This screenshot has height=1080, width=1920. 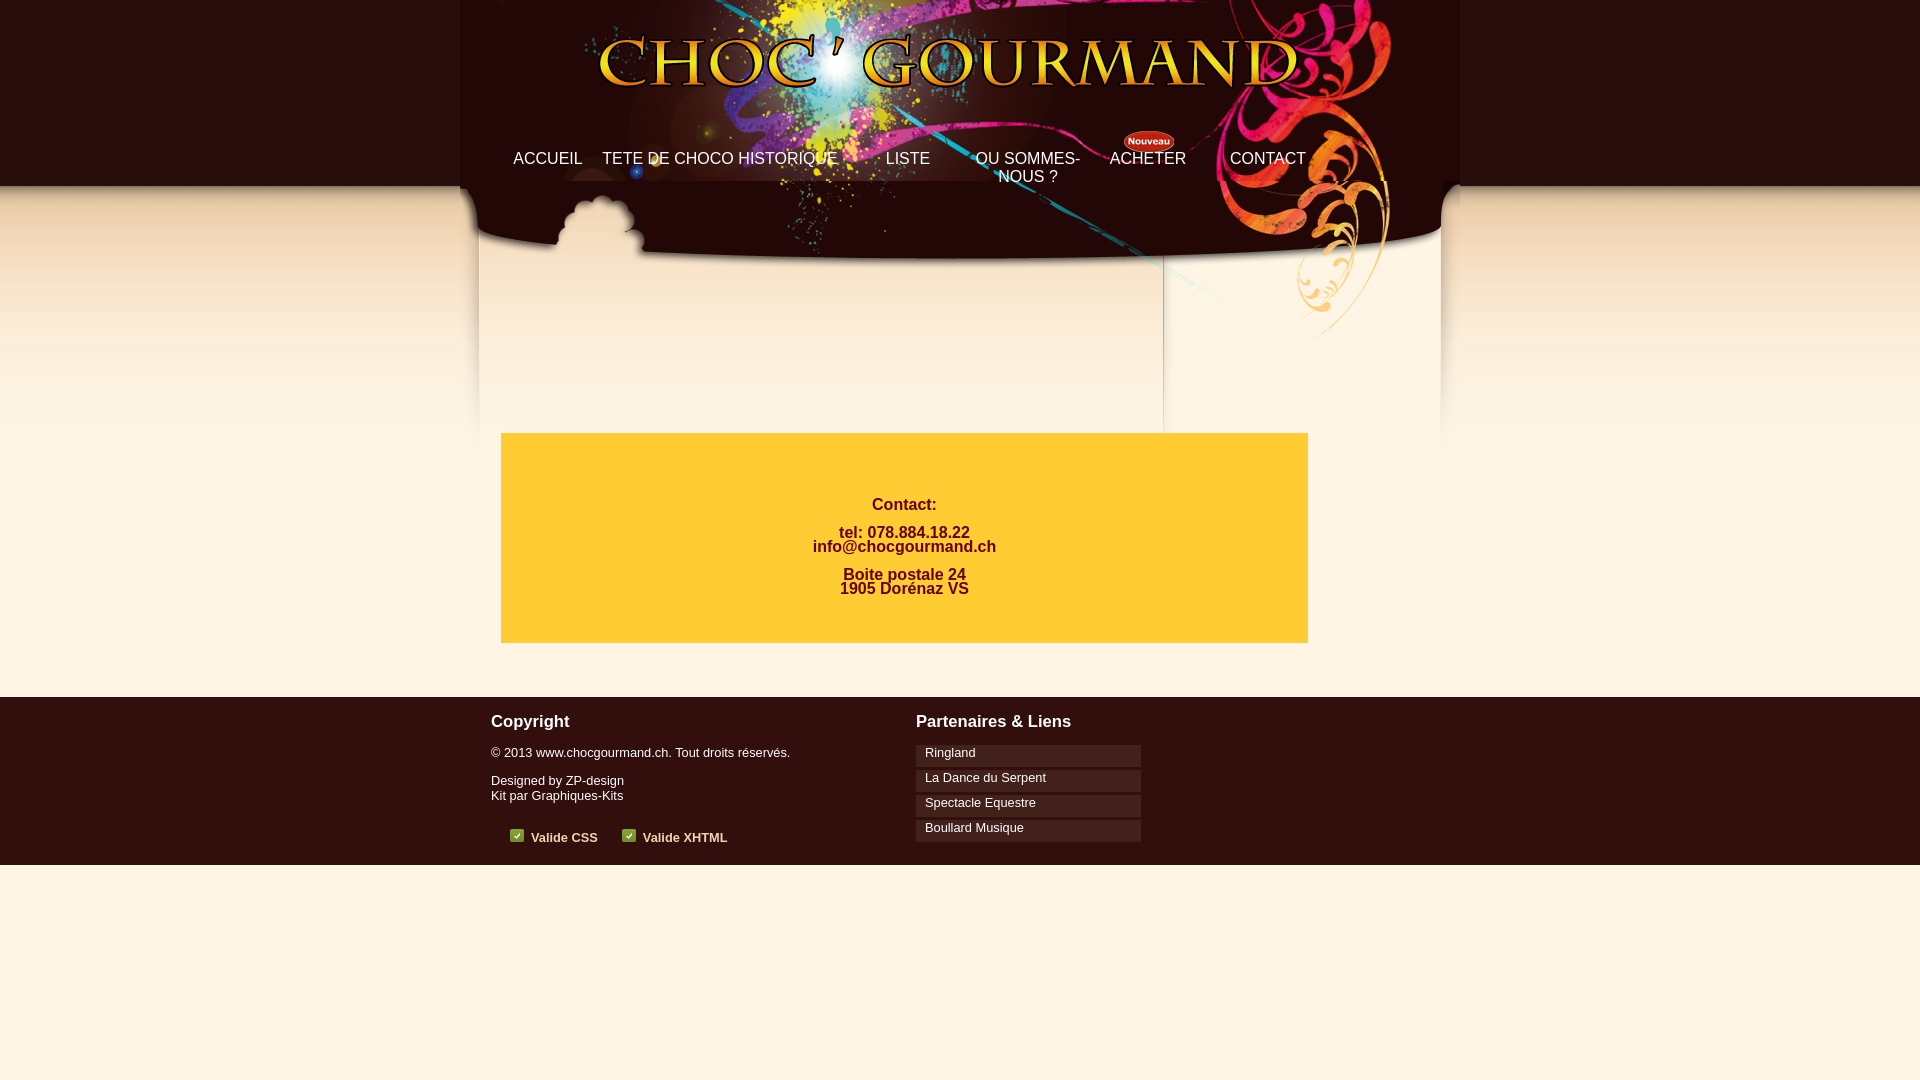 What do you see at coordinates (1028, 166) in the screenshot?
I see `'OU SOMMES-NOUS ?'` at bounding box center [1028, 166].